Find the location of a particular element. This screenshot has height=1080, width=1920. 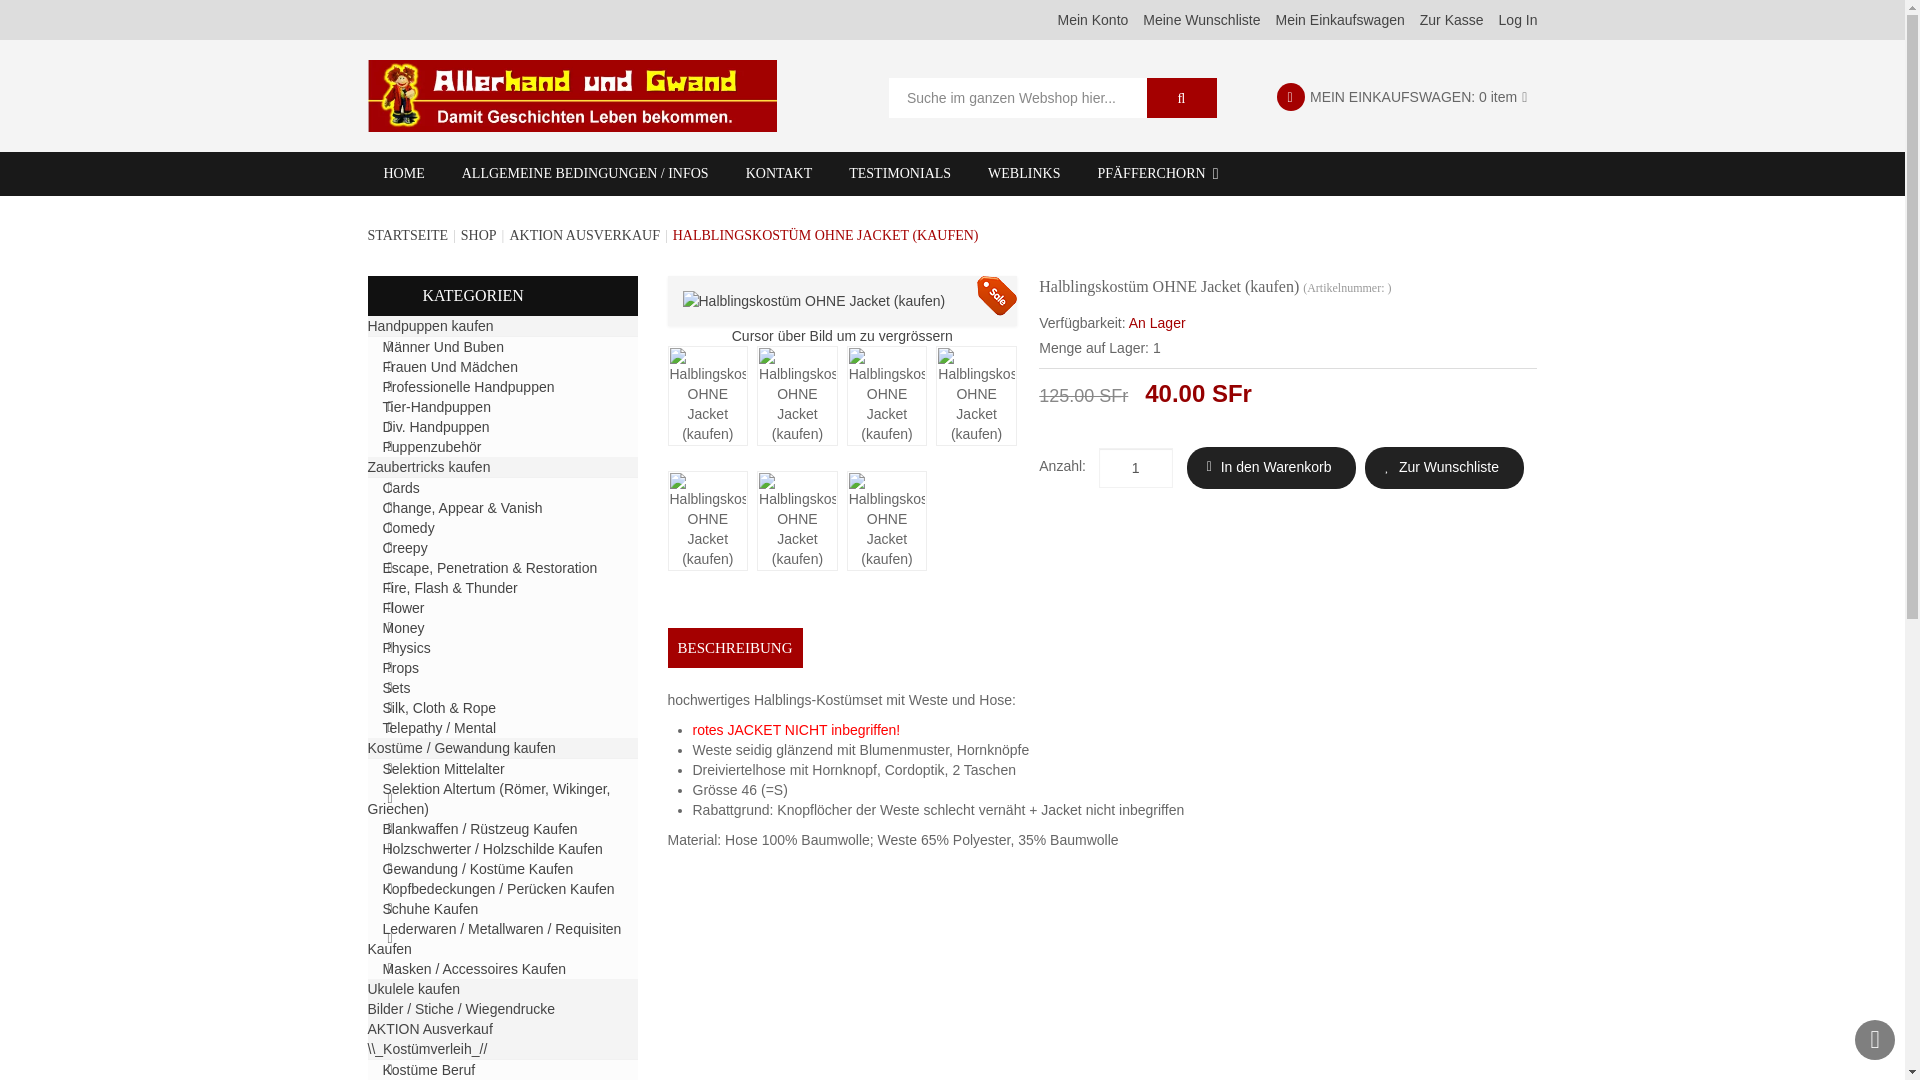

'Meine Wunschliste' is located at coordinates (1200, 19).